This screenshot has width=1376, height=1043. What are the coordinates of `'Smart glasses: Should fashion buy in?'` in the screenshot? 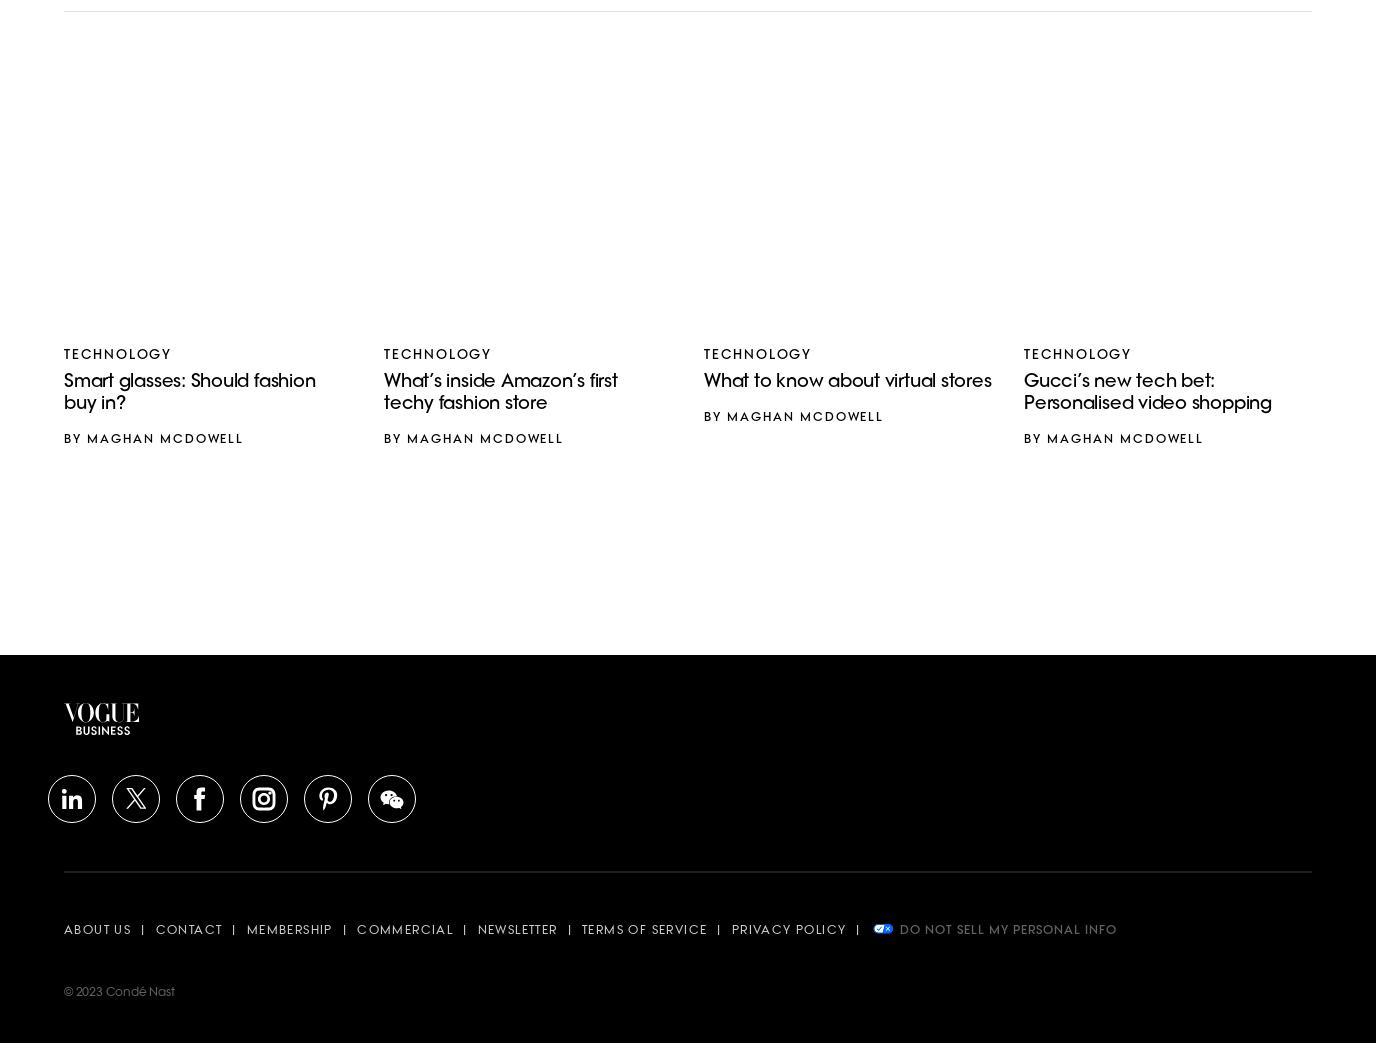 It's located at (189, 393).